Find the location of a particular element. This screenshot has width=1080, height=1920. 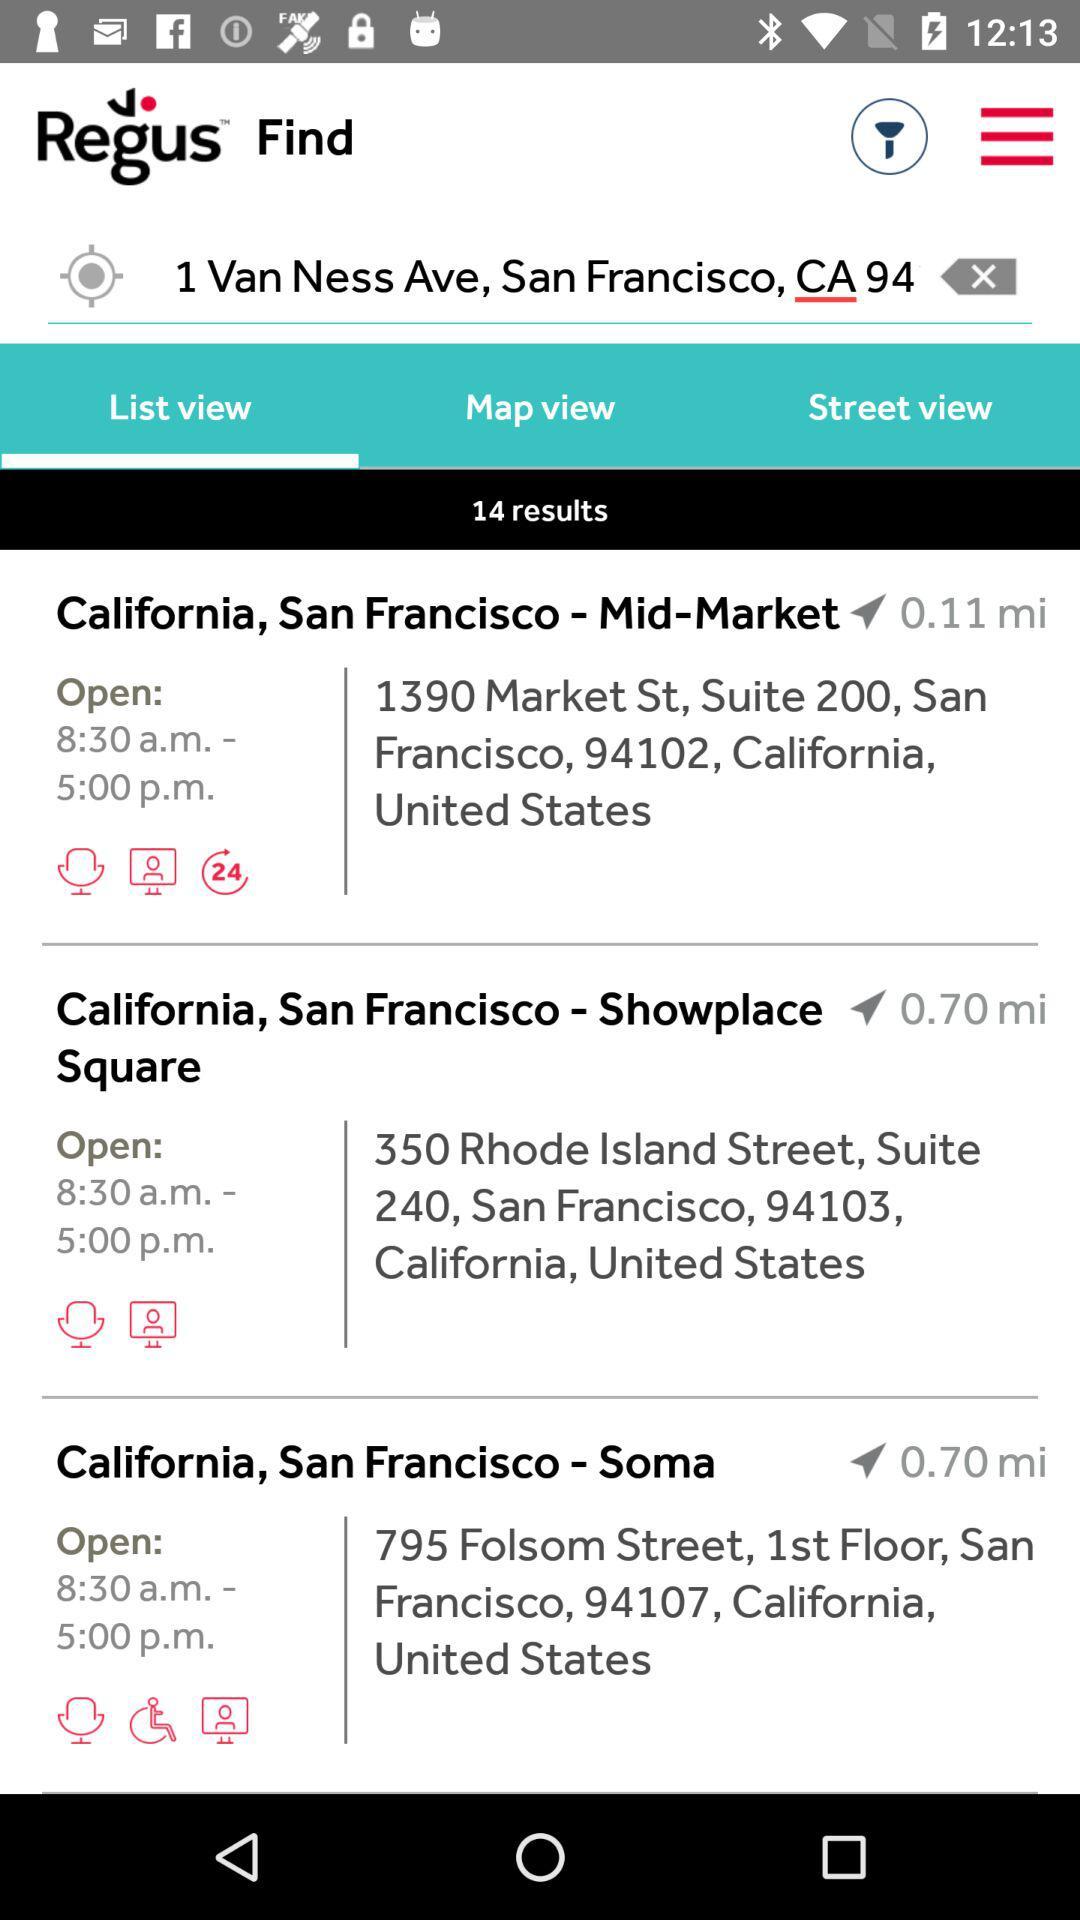

the item below the california san francisco is located at coordinates (344, 1630).